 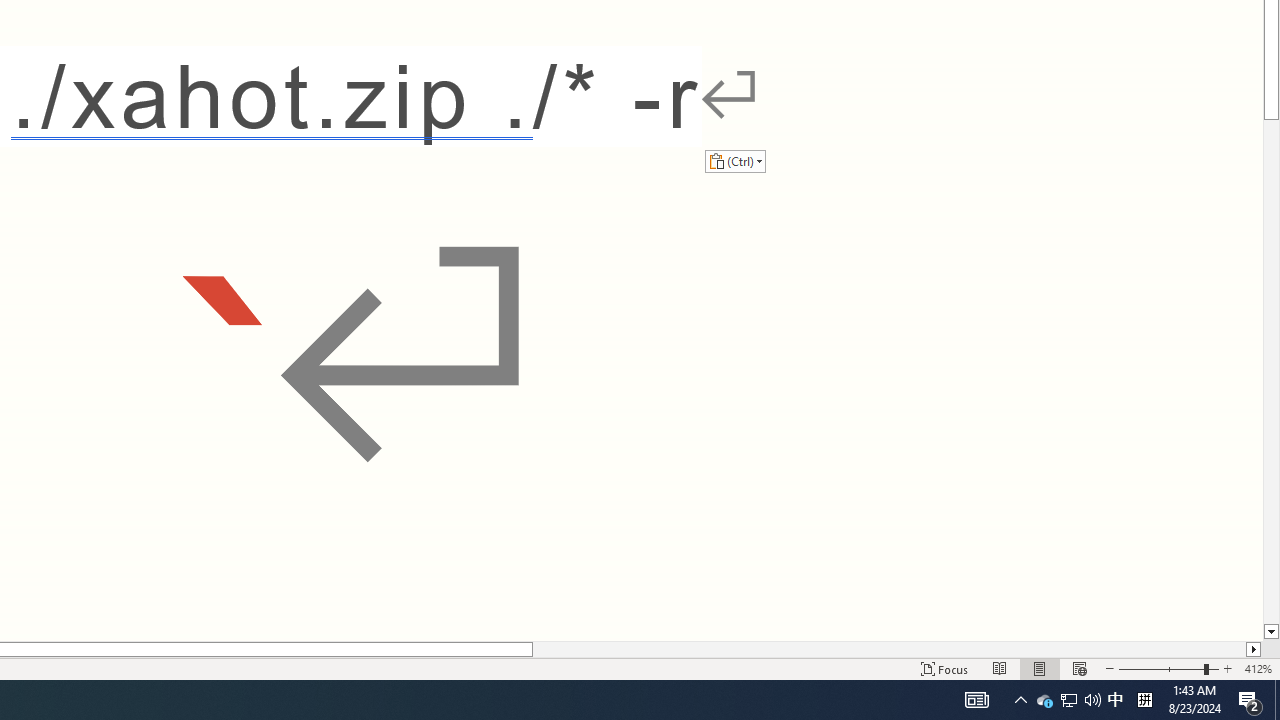 What do you see at coordinates (1253, 649) in the screenshot?
I see `'Column right'` at bounding box center [1253, 649].